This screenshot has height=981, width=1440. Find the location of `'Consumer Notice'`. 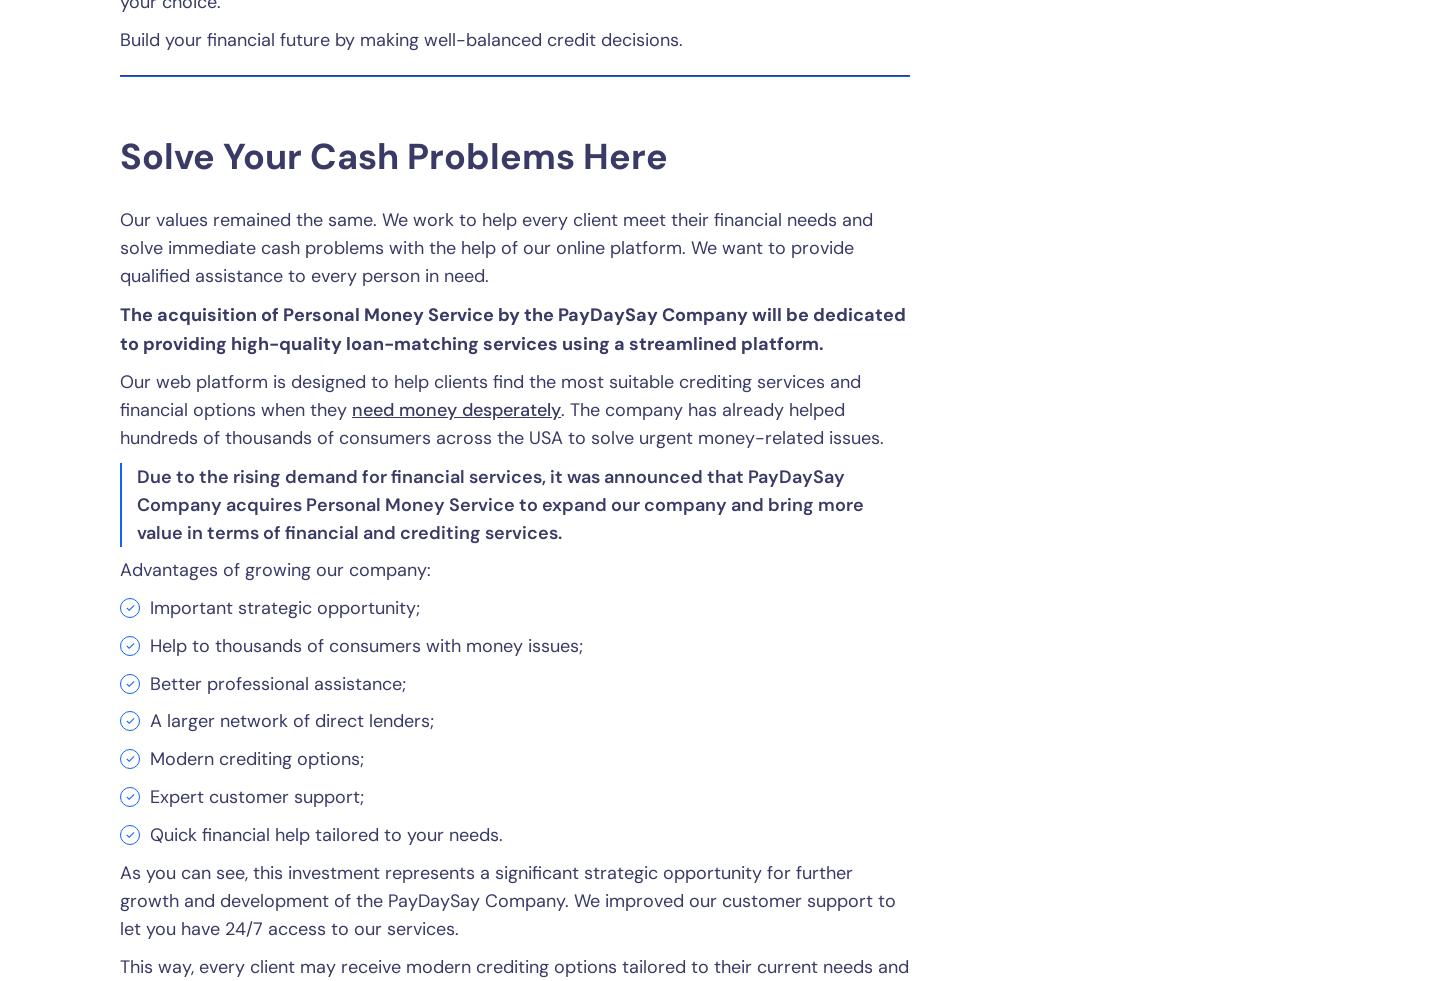

'Consumer Notice' is located at coordinates (196, 47).